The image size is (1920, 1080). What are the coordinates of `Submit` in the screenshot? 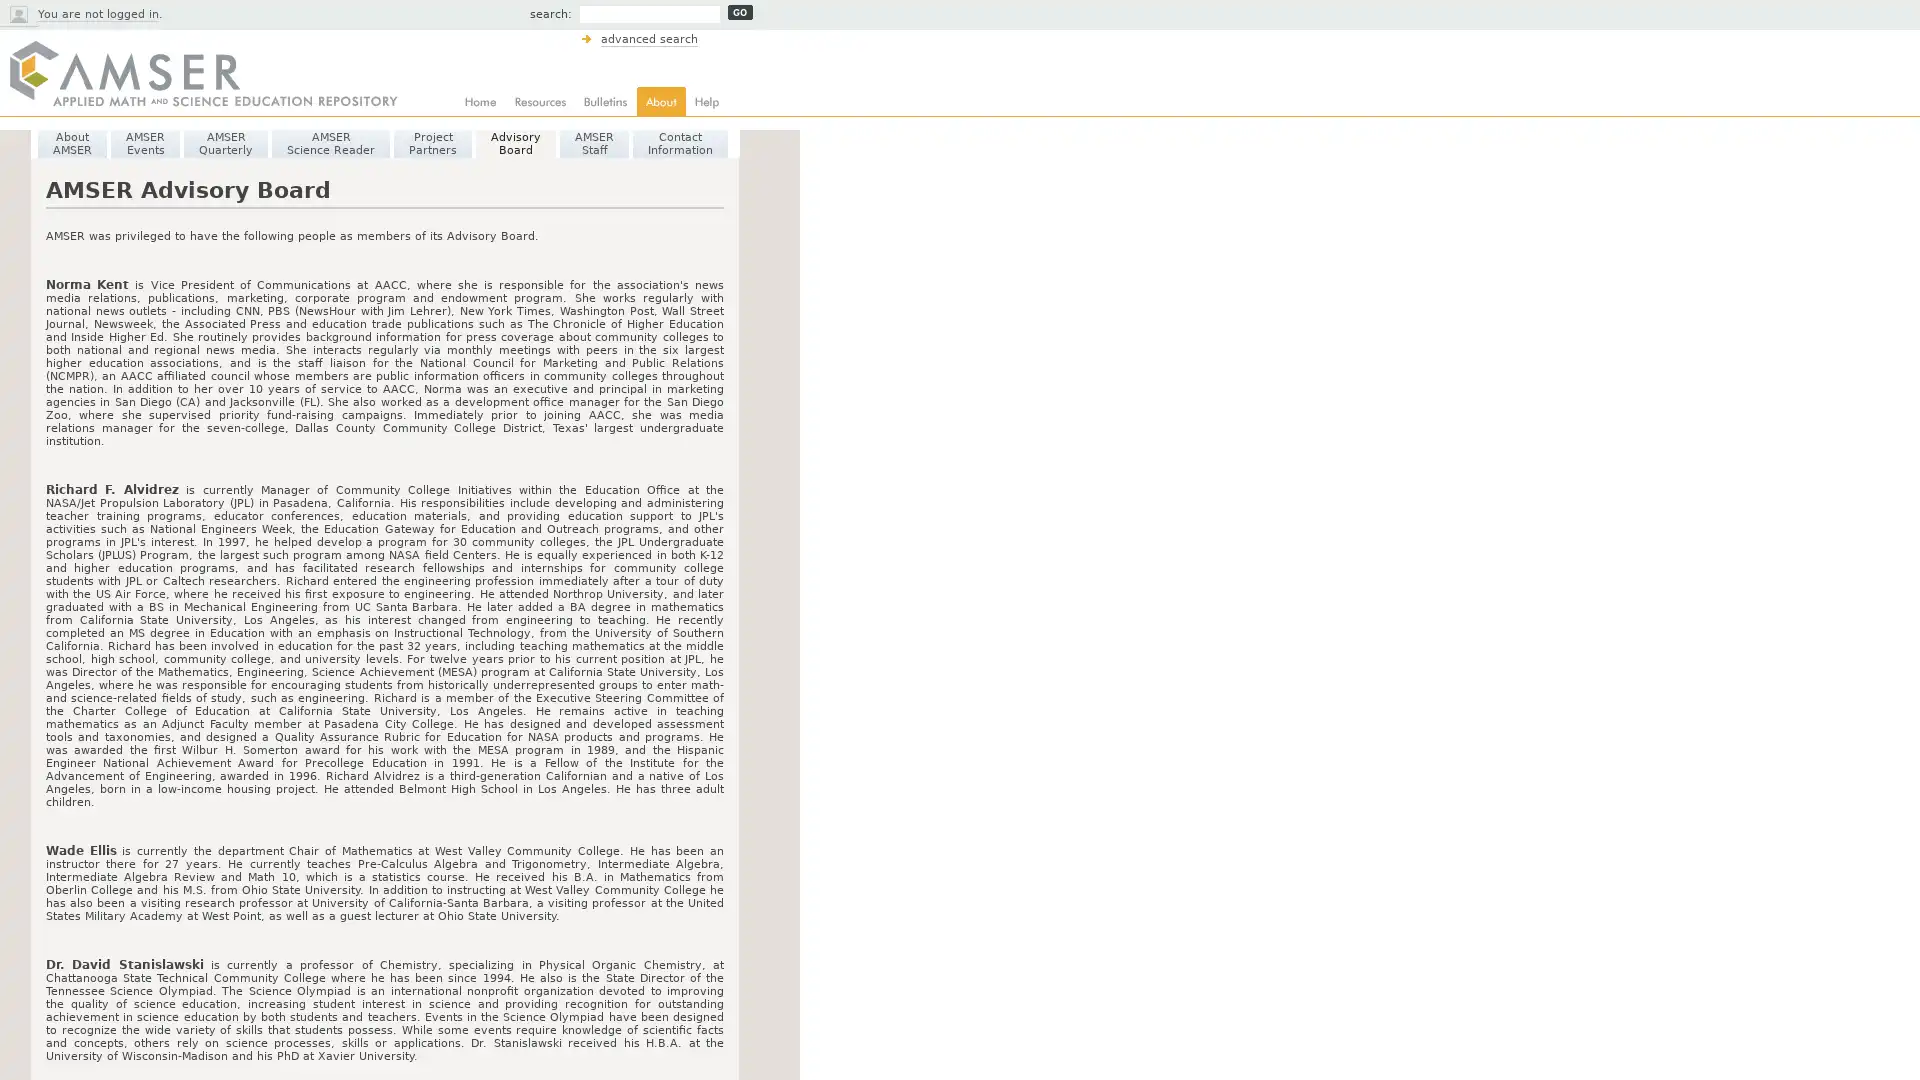 It's located at (739, 12).